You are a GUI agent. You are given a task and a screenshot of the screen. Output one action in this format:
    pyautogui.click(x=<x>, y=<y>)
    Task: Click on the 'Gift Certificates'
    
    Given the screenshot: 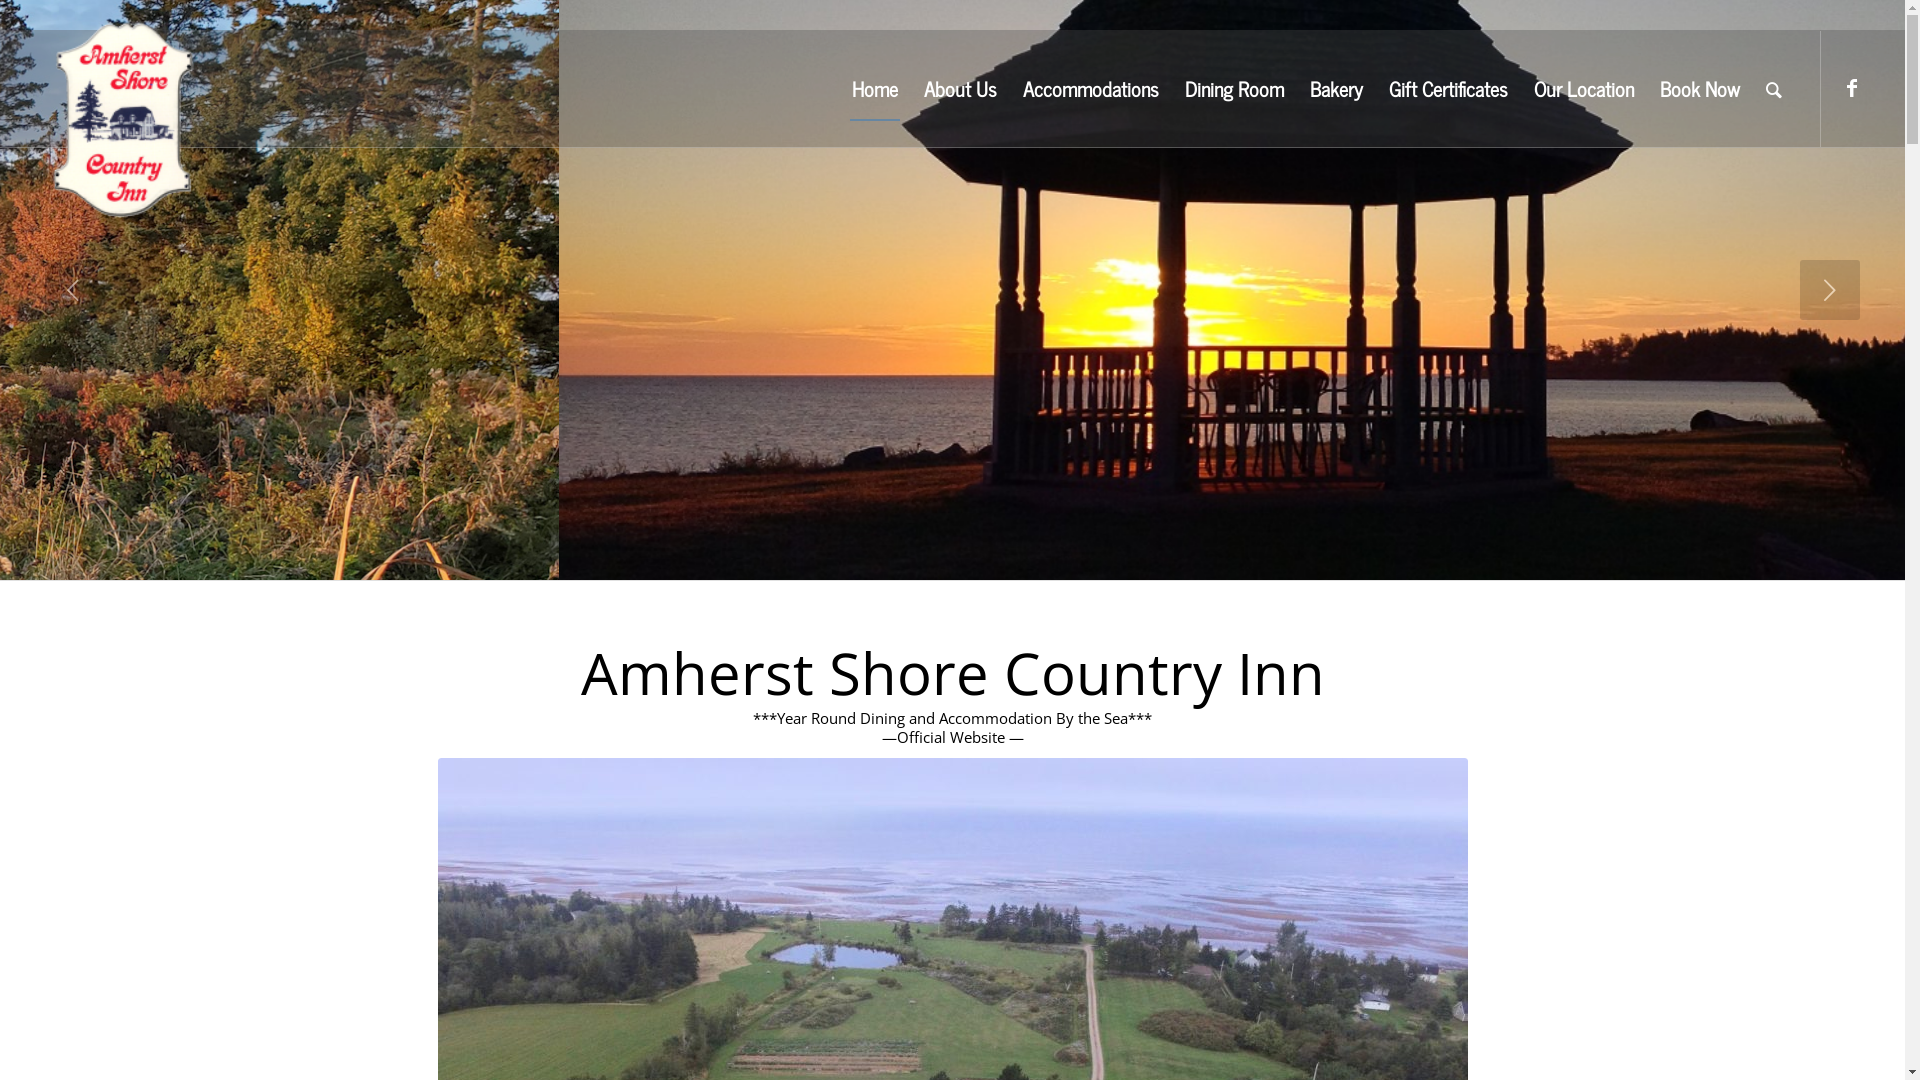 What is the action you would take?
    pyautogui.click(x=1448, y=87)
    